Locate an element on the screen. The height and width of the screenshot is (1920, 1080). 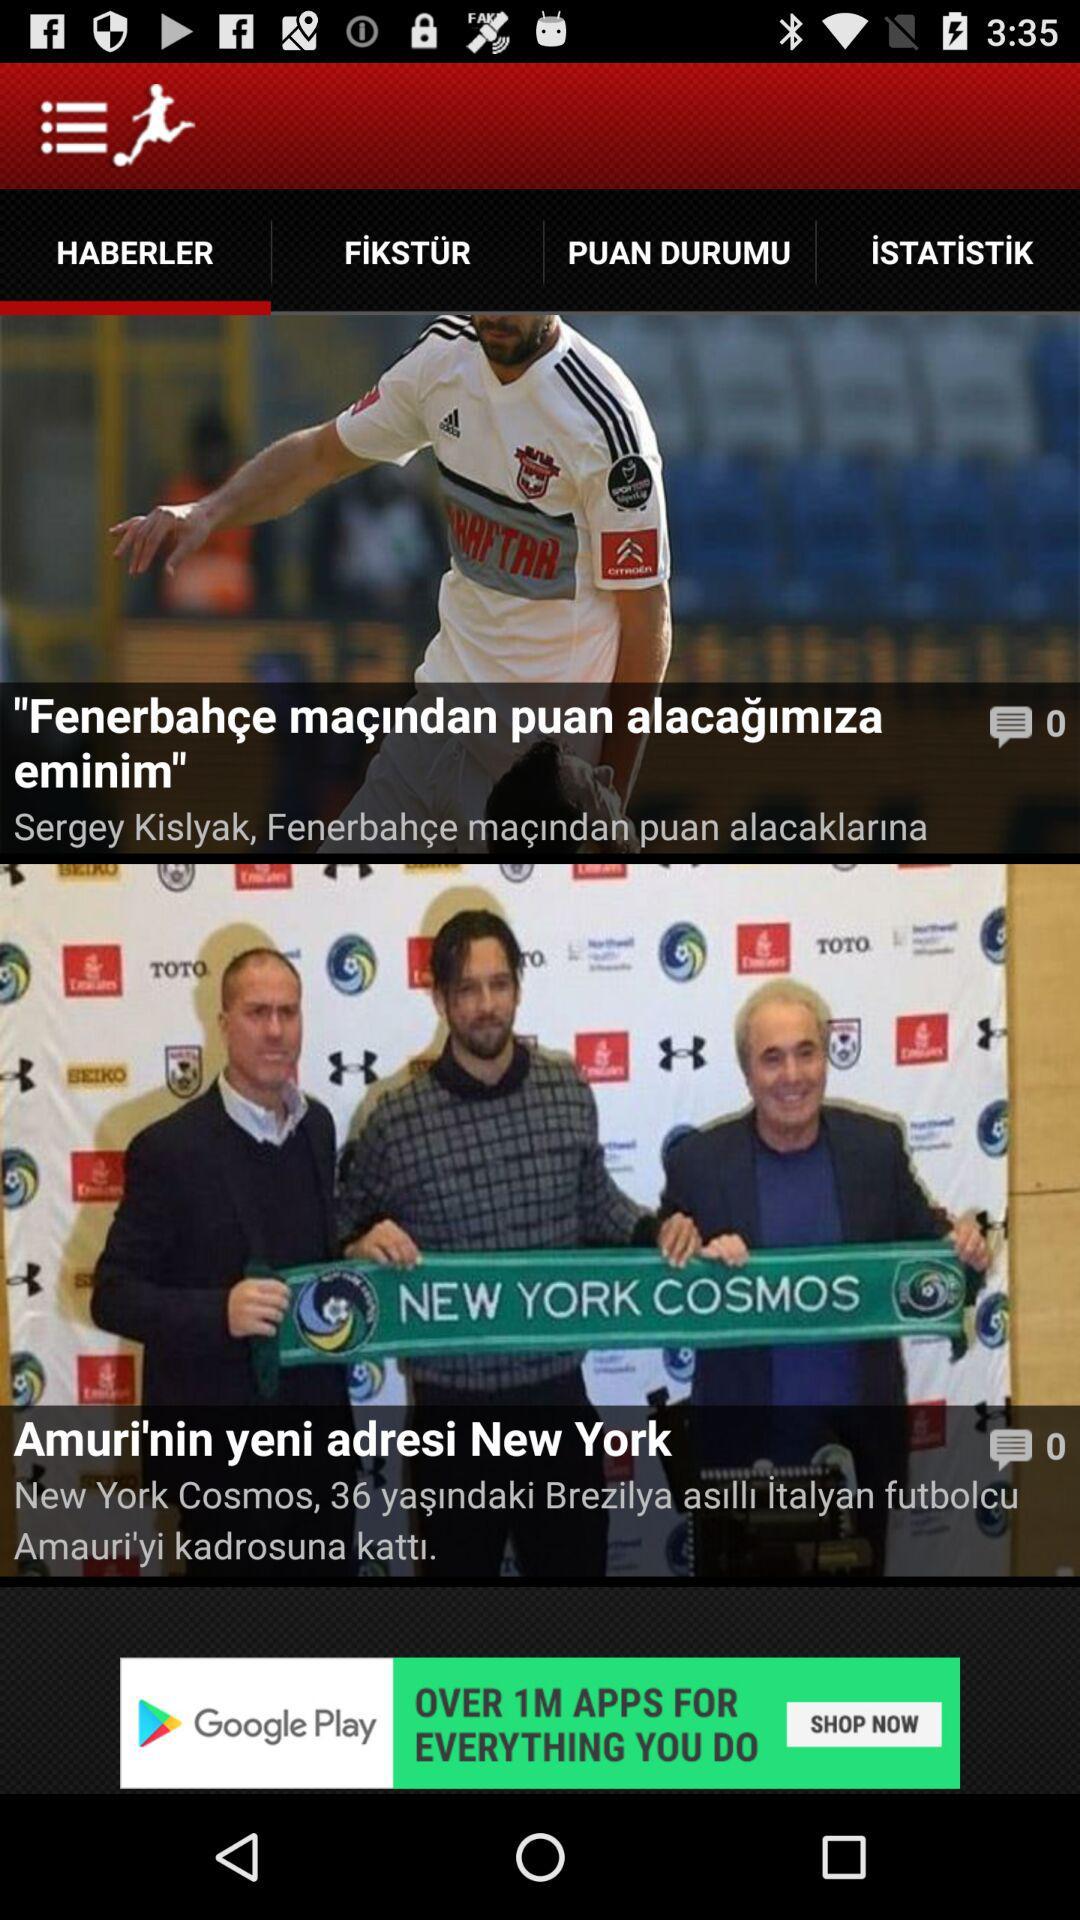
the haberler app is located at coordinates (135, 251).